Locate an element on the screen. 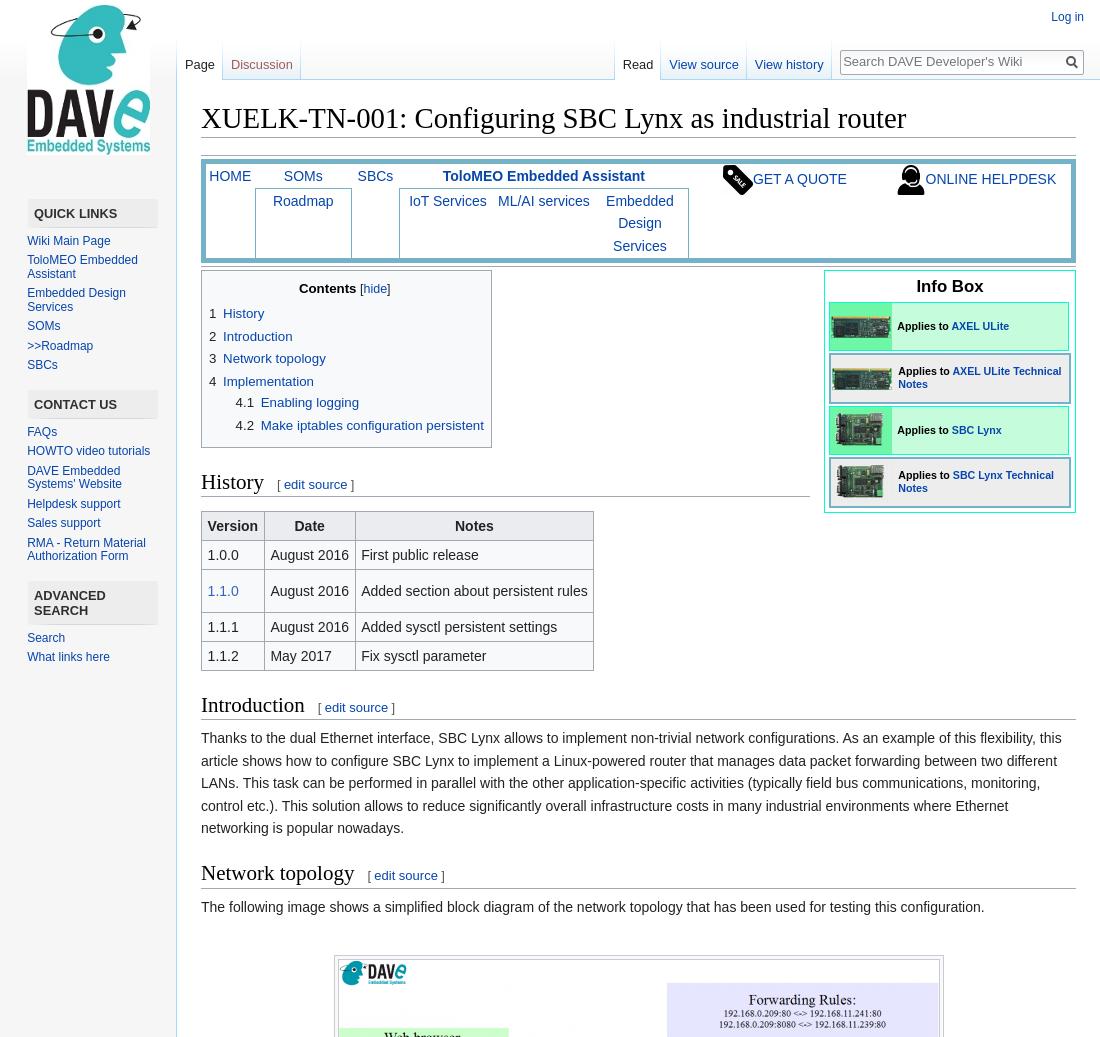 The image size is (1100, 1037). 'ONLINE HELPDESK' is located at coordinates (989, 176).